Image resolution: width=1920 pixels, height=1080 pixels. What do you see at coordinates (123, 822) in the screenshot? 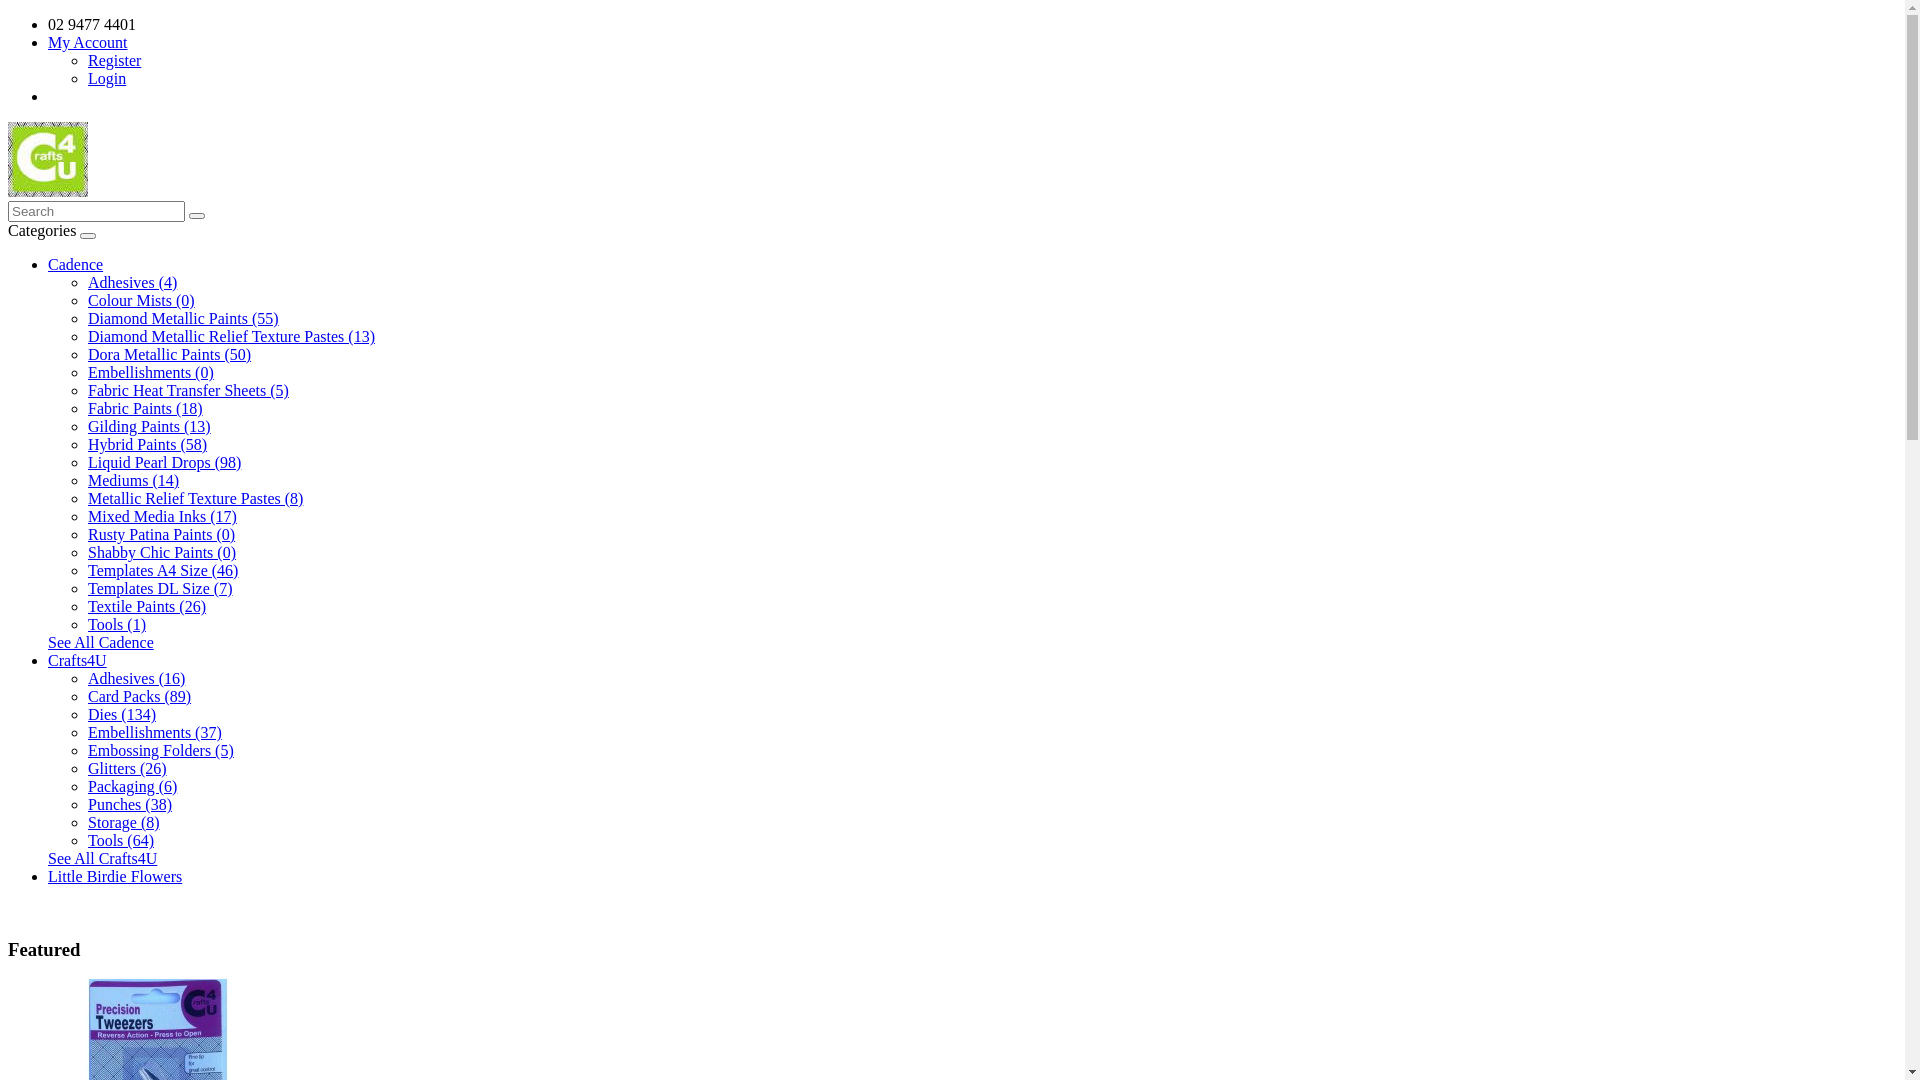
I see `'Storage (8)'` at bounding box center [123, 822].